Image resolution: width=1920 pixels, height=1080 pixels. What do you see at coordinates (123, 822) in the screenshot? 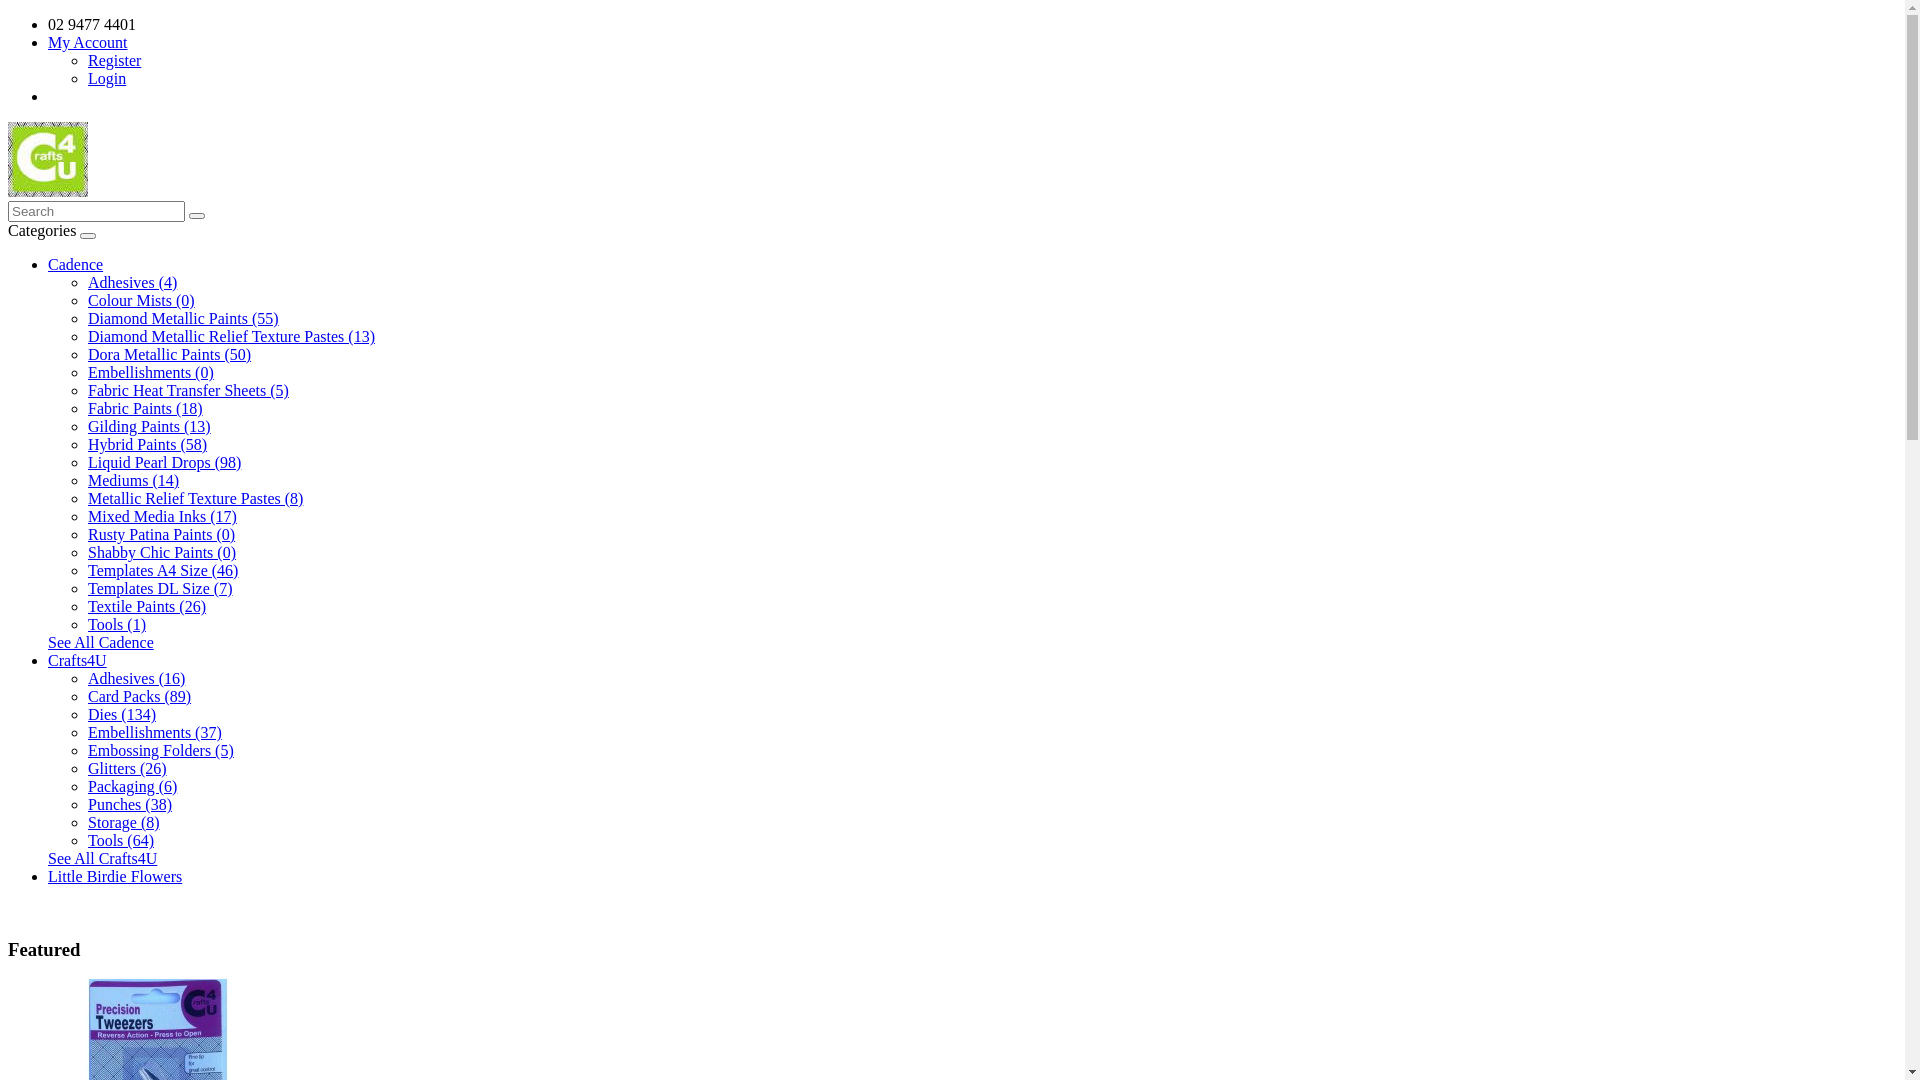
I see `'Storage (8)'` at bounding box center [123, 822].